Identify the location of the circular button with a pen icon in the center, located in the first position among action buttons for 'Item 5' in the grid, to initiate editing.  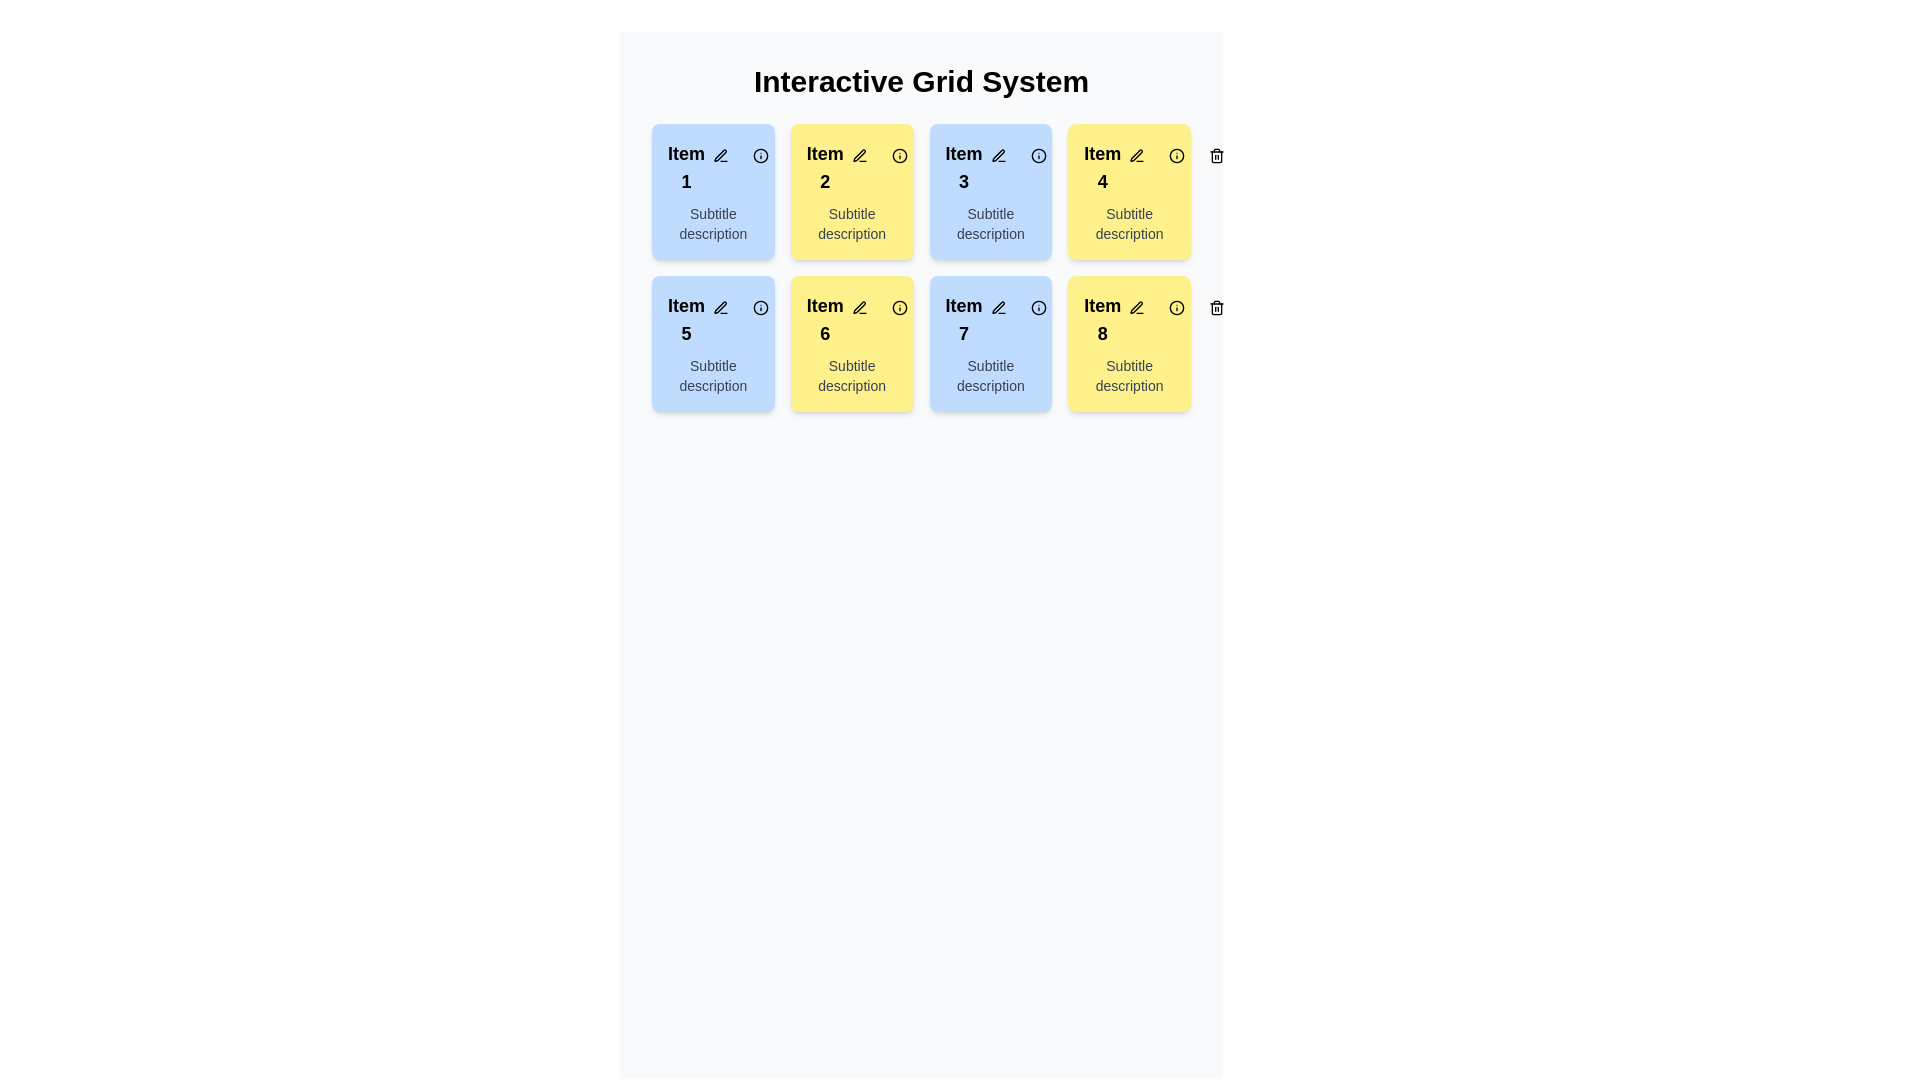
(720, 308).